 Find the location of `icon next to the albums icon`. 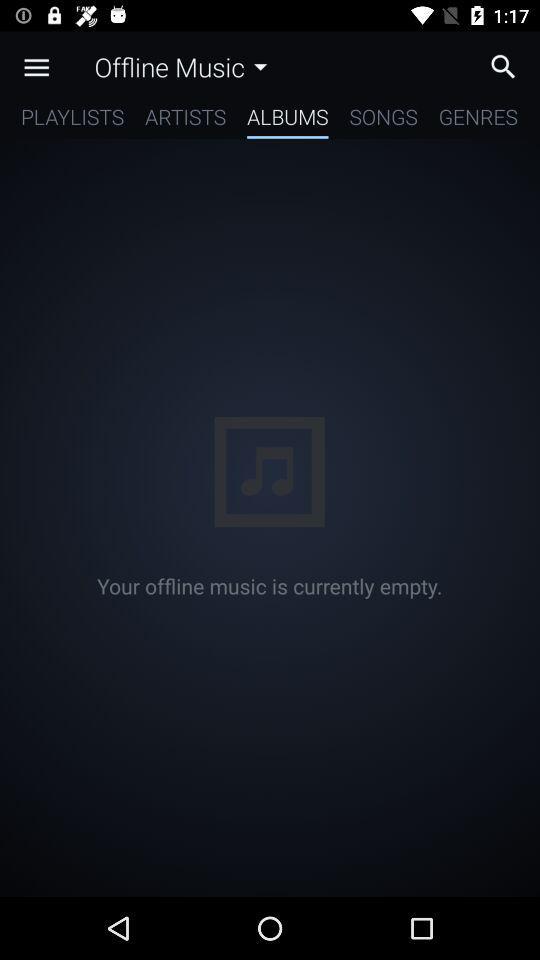

icon next to the albums icon is located at coordinates (185, 120).